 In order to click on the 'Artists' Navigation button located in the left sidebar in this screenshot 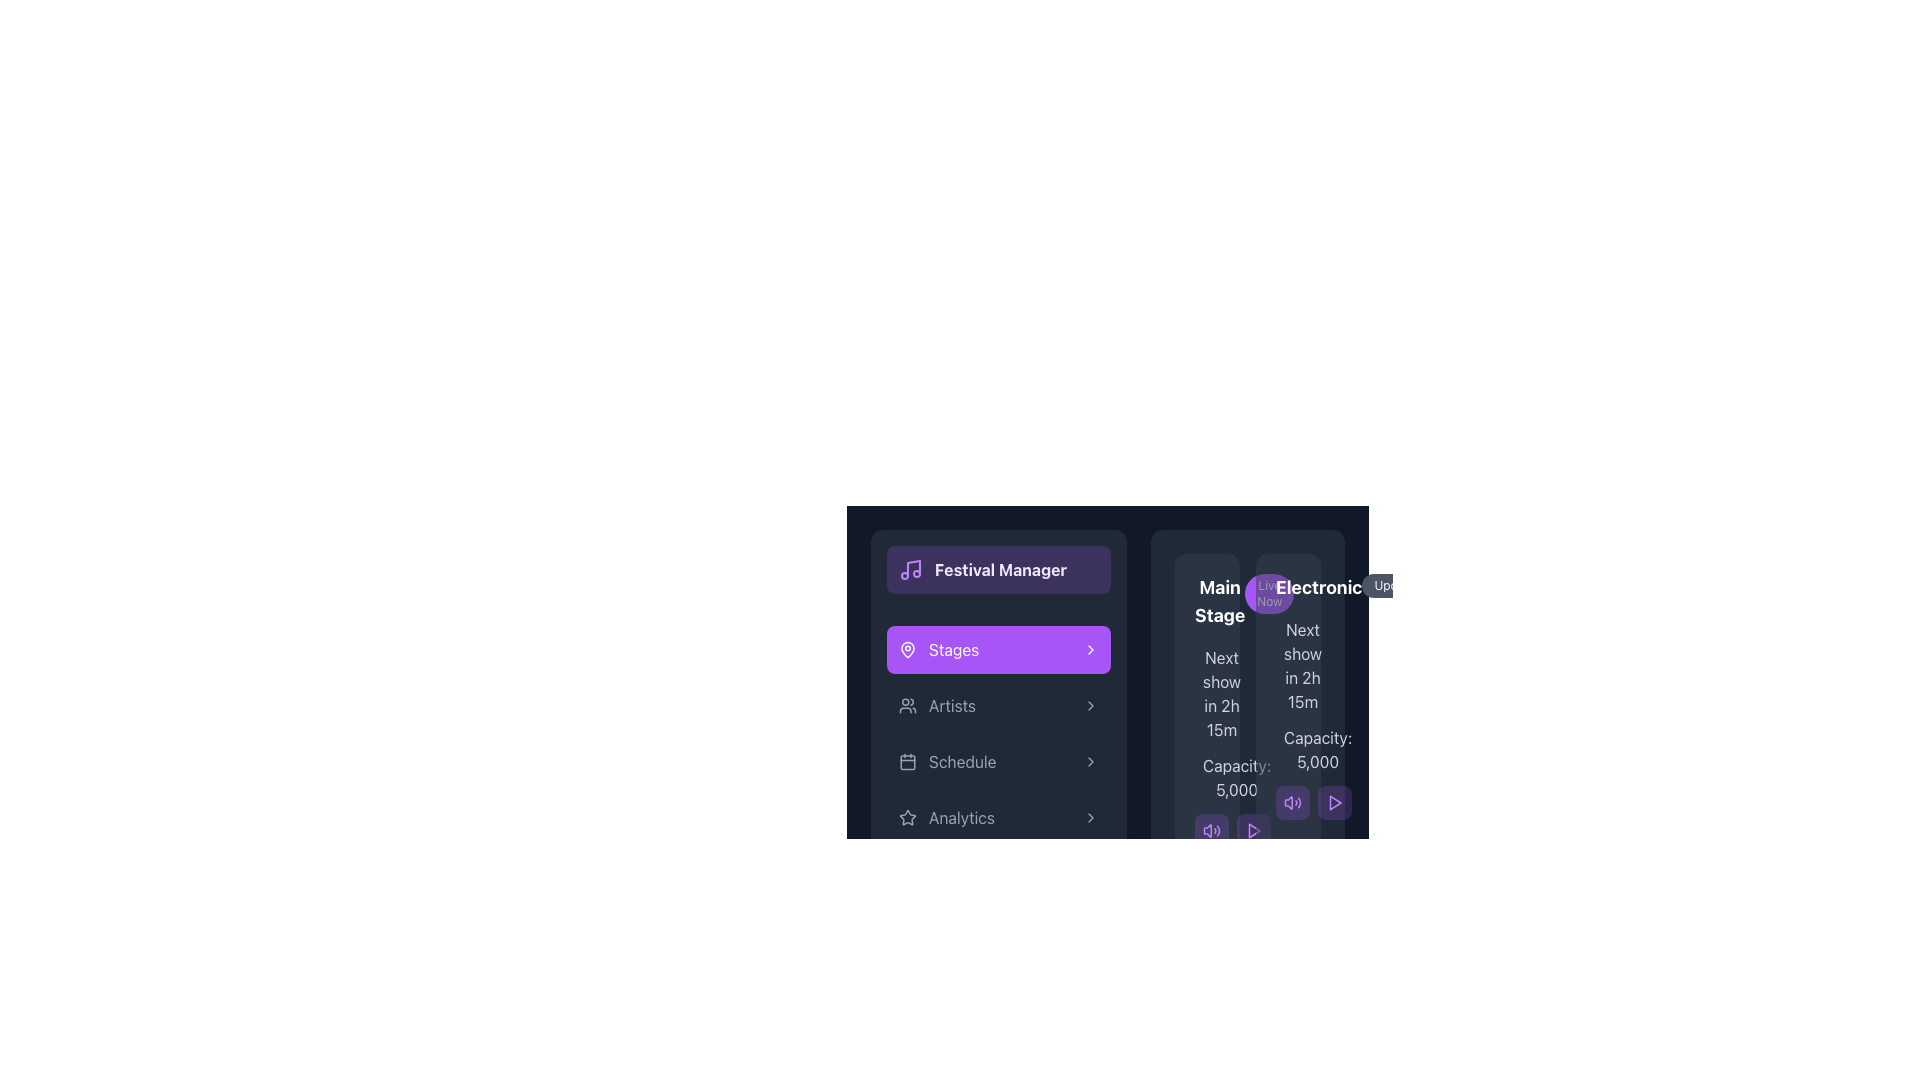, I will do `click(998, 704)`.